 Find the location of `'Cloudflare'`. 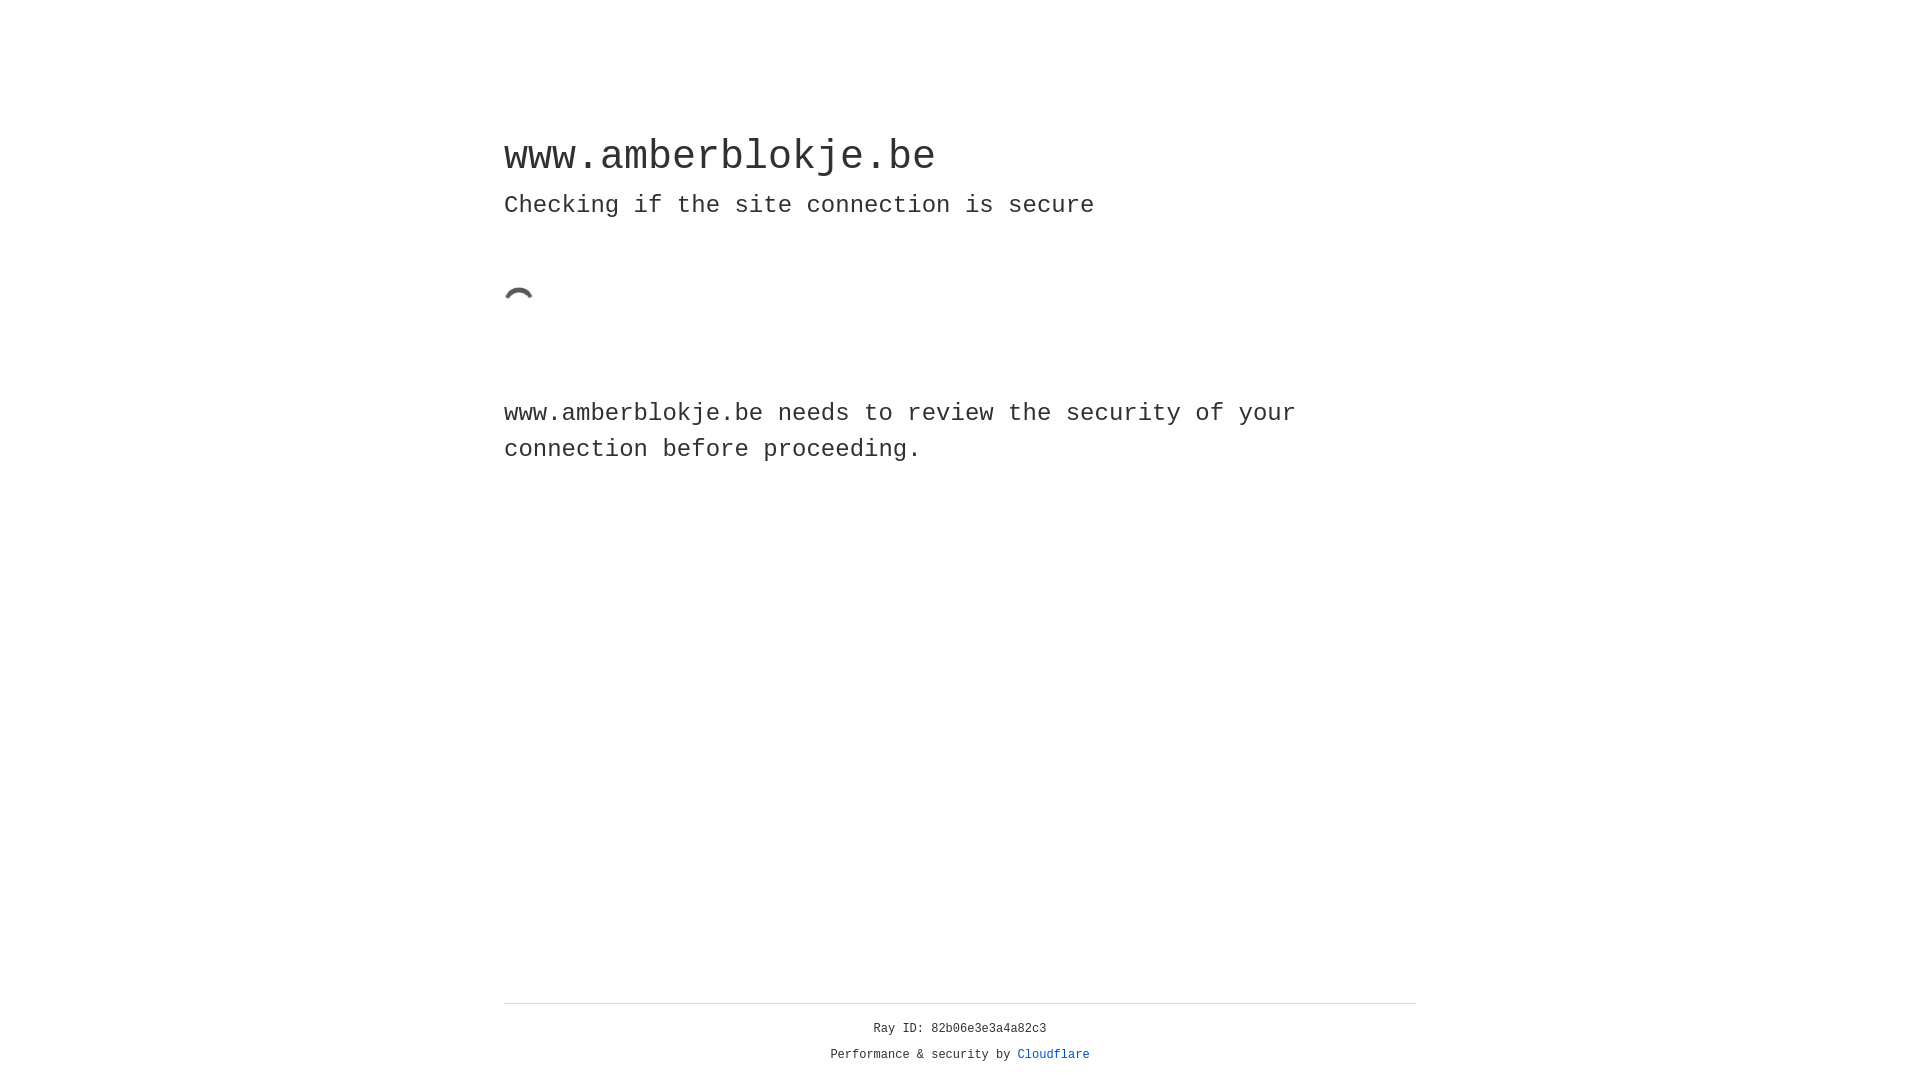

'Cloudflare' is located at coordinates (1017, 1054).